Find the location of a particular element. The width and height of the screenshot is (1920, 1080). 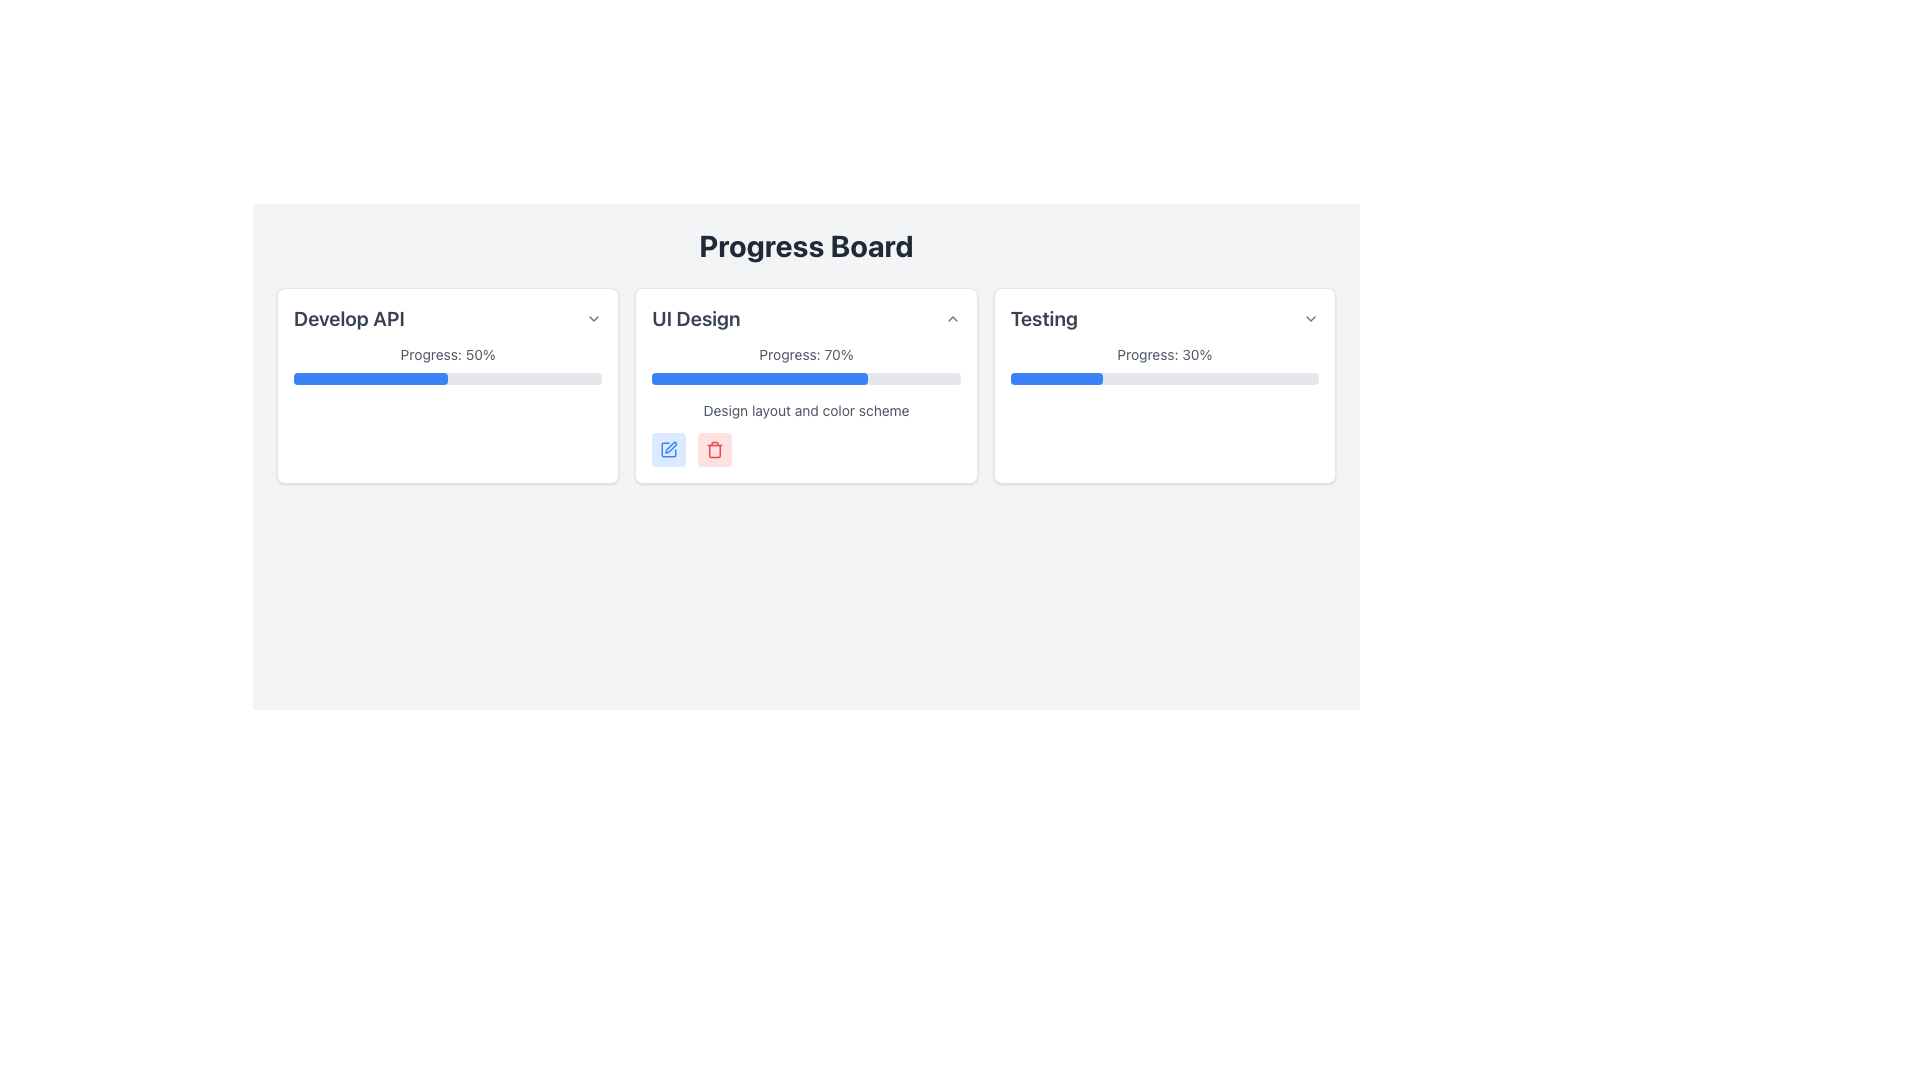

the blue rectangular progress indicator located in the 'Develop API' section of the progress board, which visually indicates a progress value is located at coordinates (371, 378).